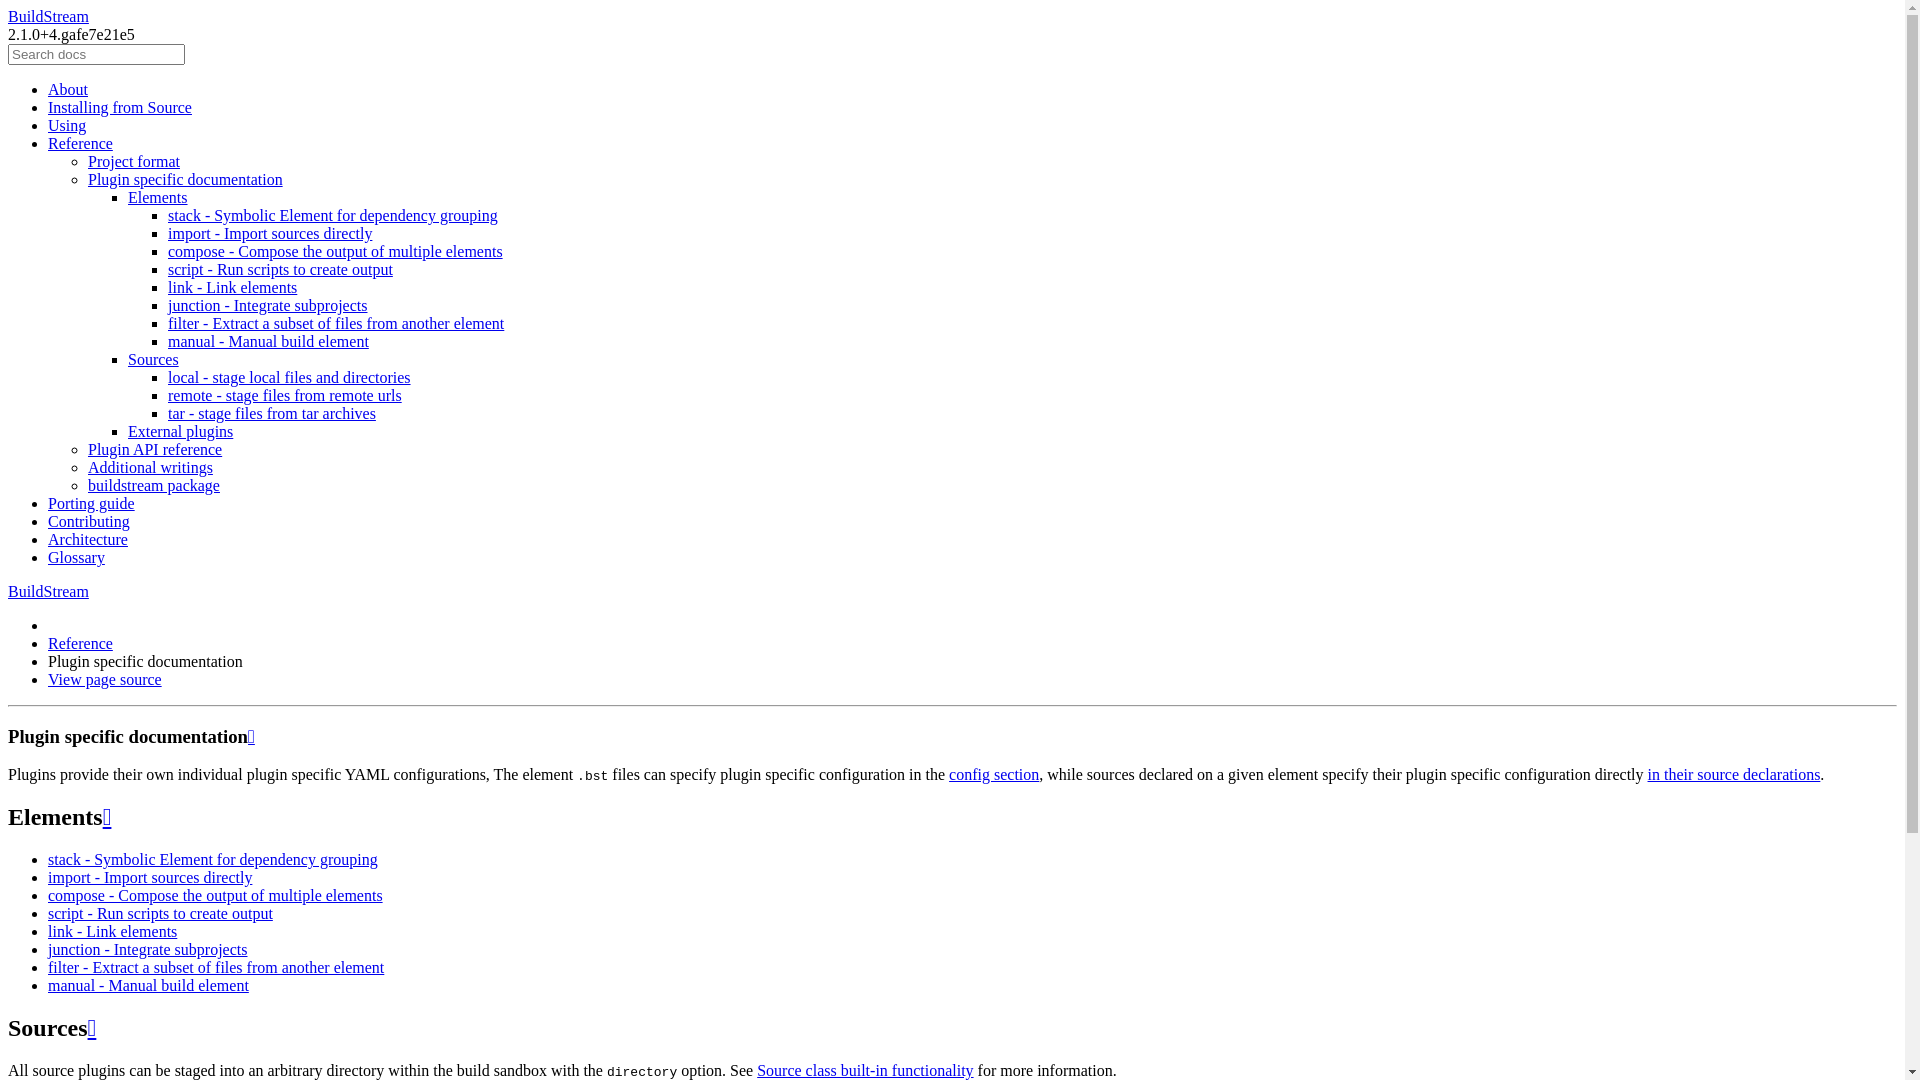 The image size is (1920, 1080). Describe the element at coordinates (1733, 773) in the screenshot. I see `'in their source declarations'` at that location.